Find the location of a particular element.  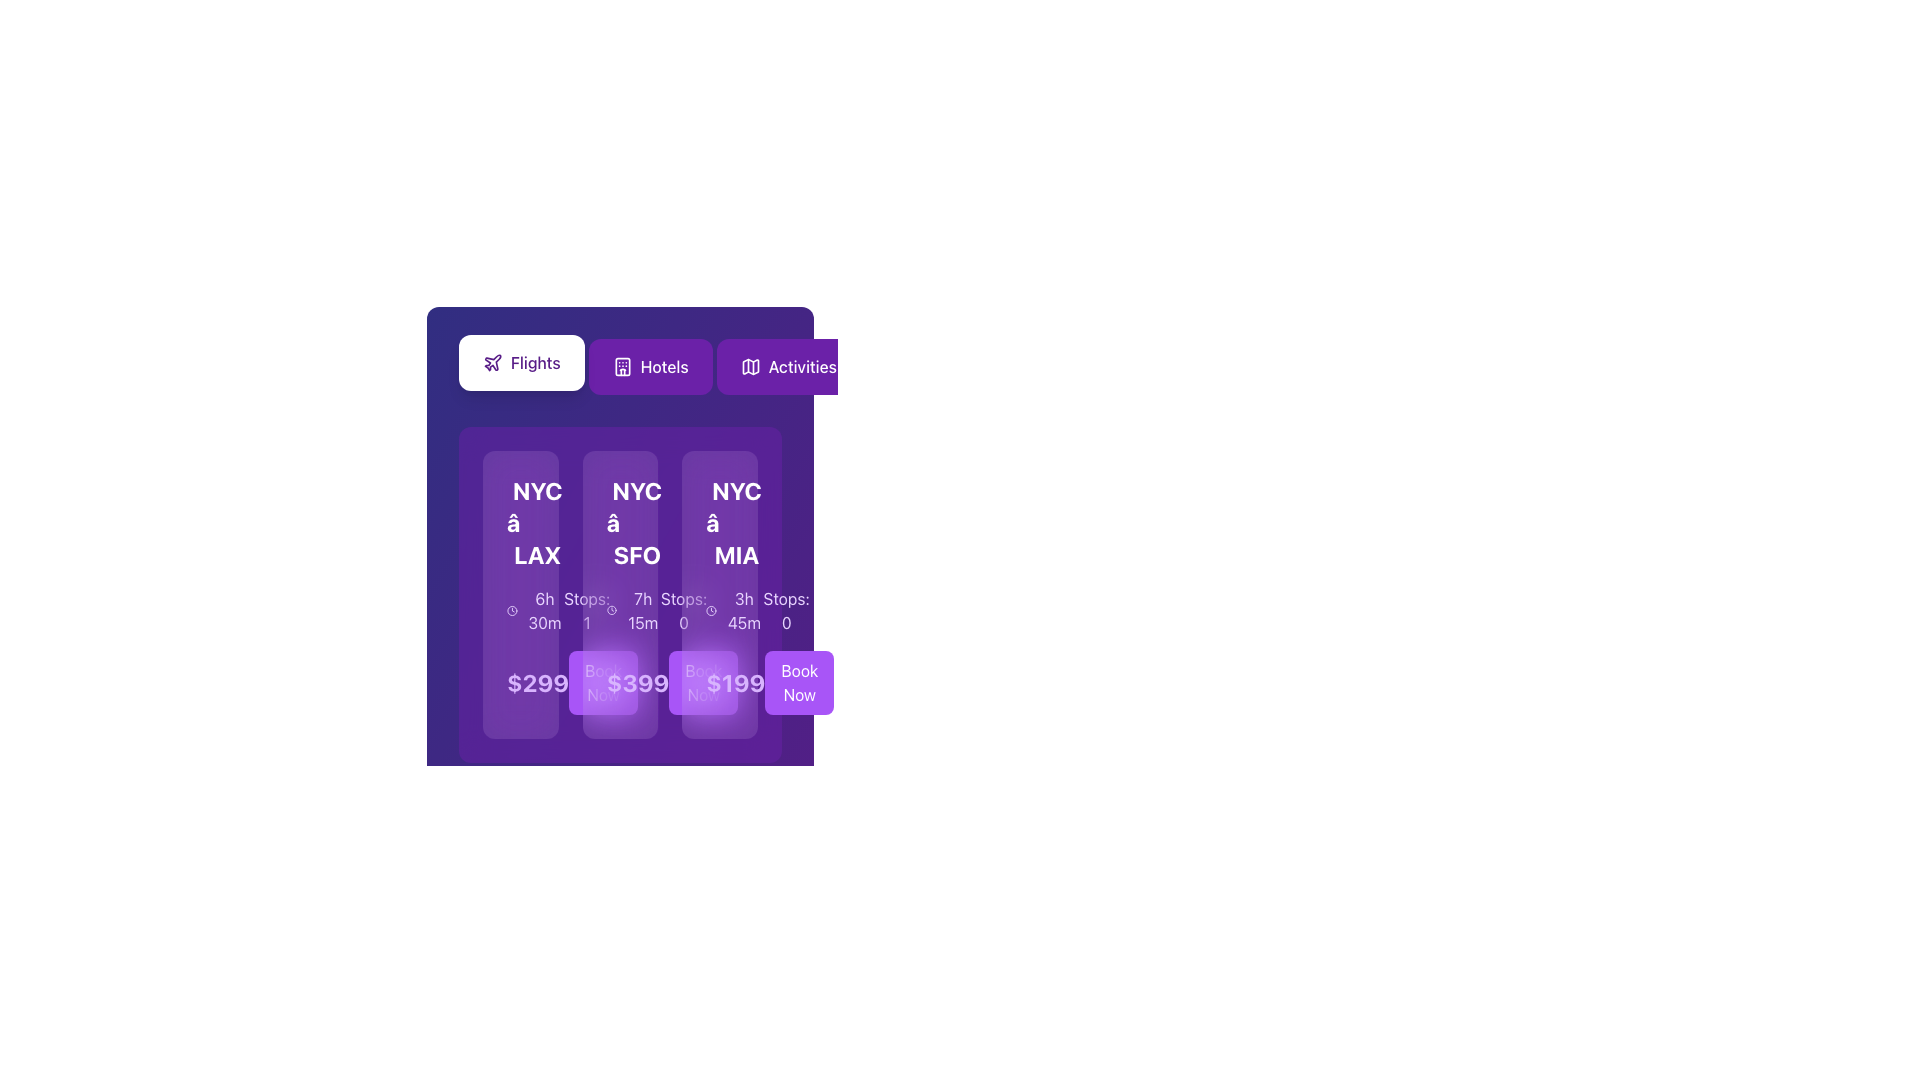

the Clock icon located in the leftmost column under the 'NYC to LAX' section, next to the text '6h 30m' is located at coordinates (512, 609).